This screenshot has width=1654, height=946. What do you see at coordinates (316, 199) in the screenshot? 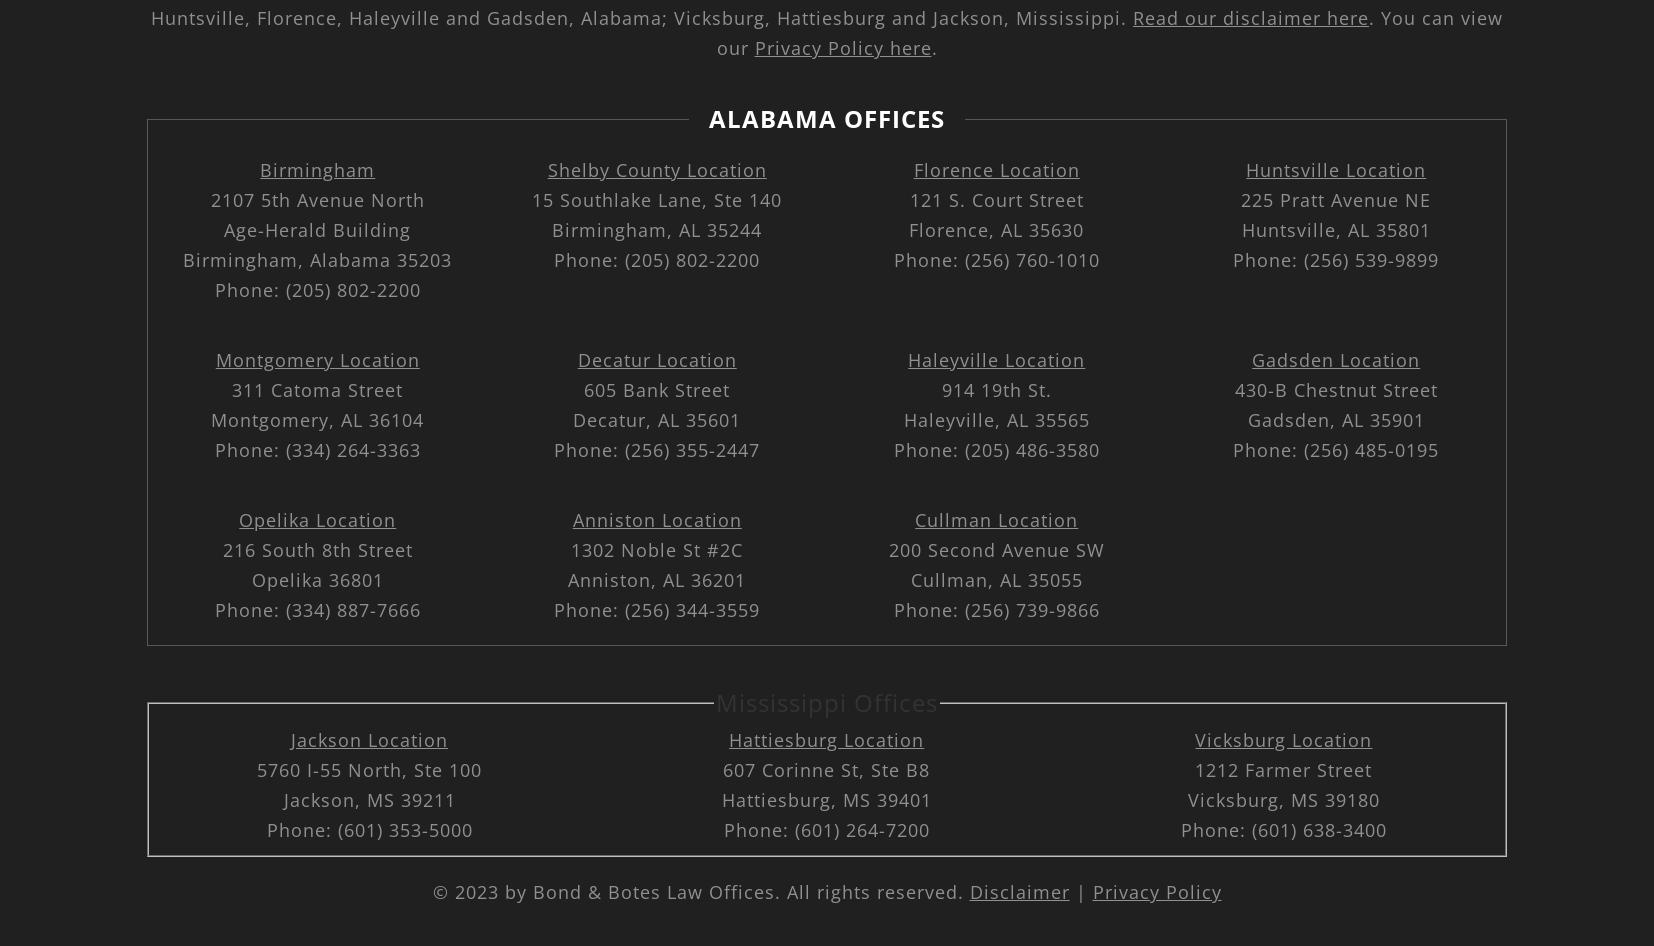
I see `'2107 5th Avenue North'` at bounding box center [316, 199].